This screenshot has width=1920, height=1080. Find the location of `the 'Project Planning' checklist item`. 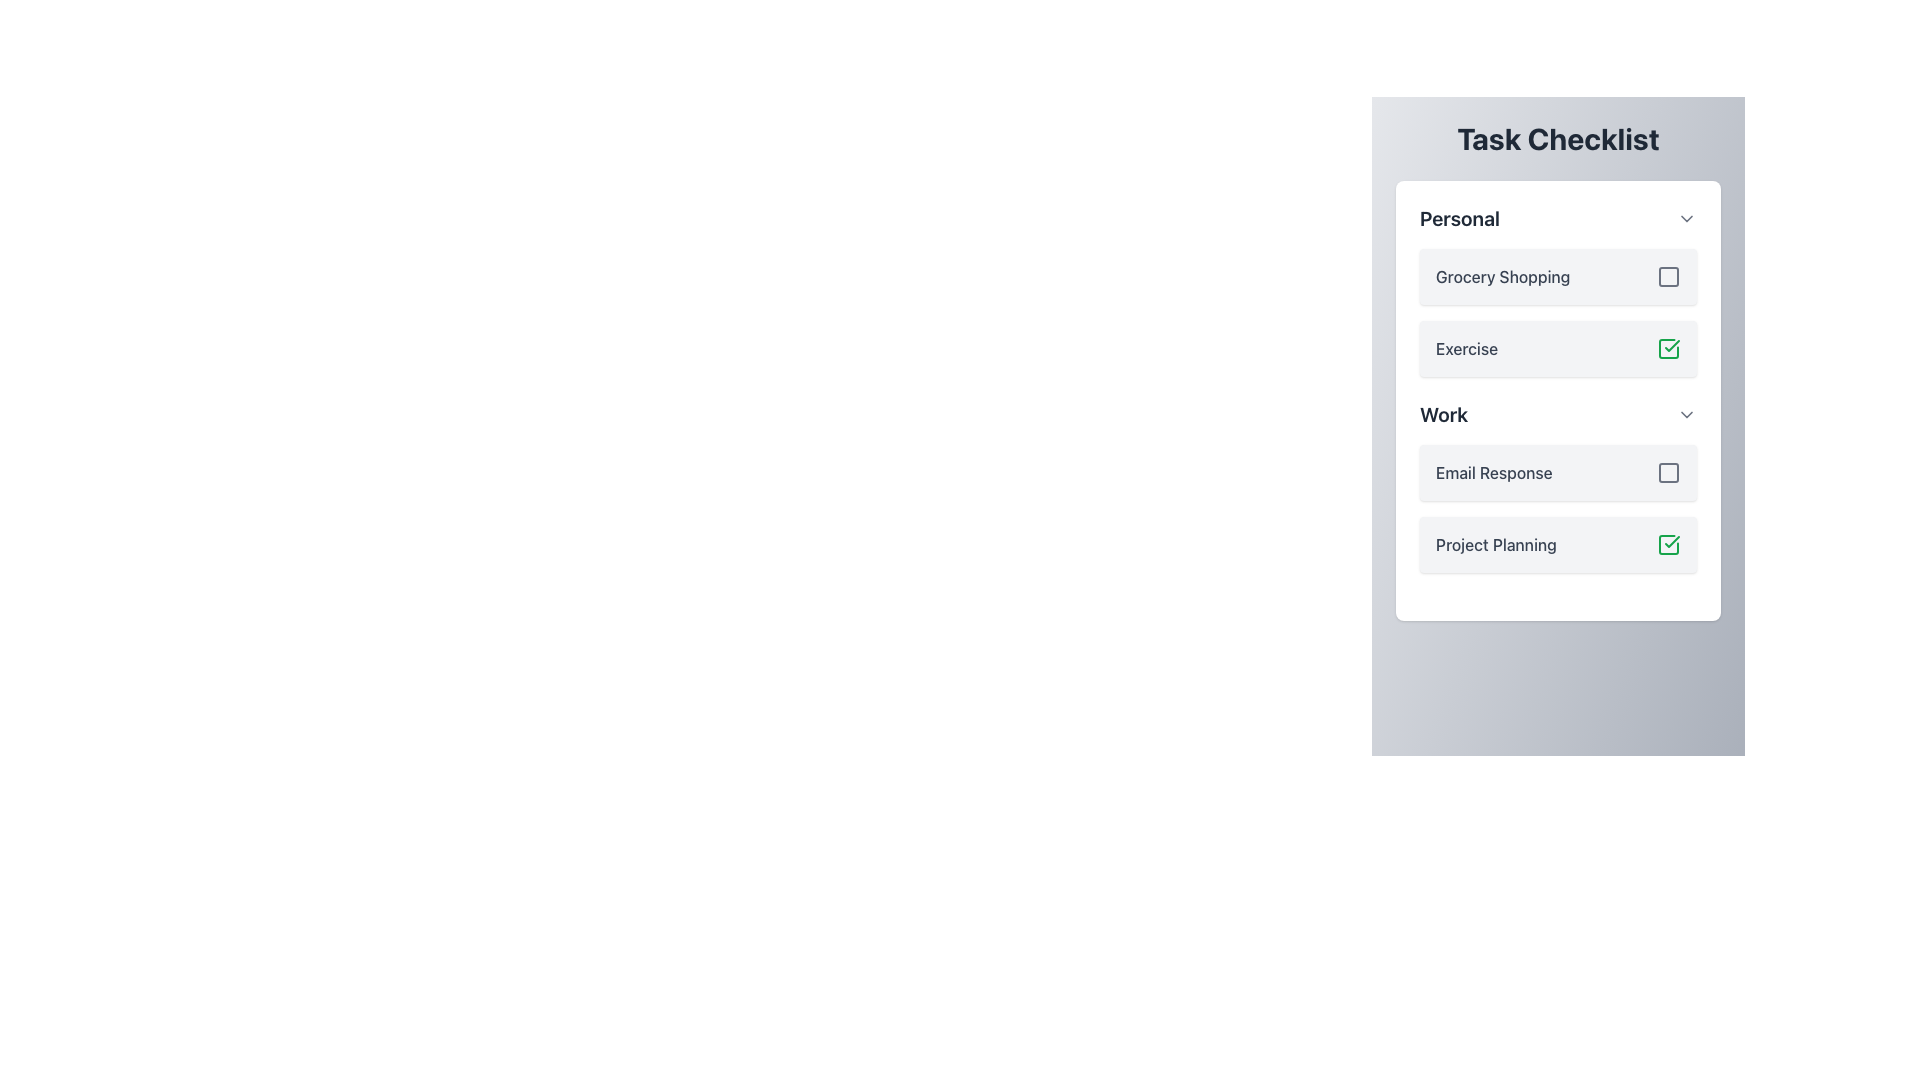

the 'Project Planning' checklist item is located at coordinates (1557, 544).